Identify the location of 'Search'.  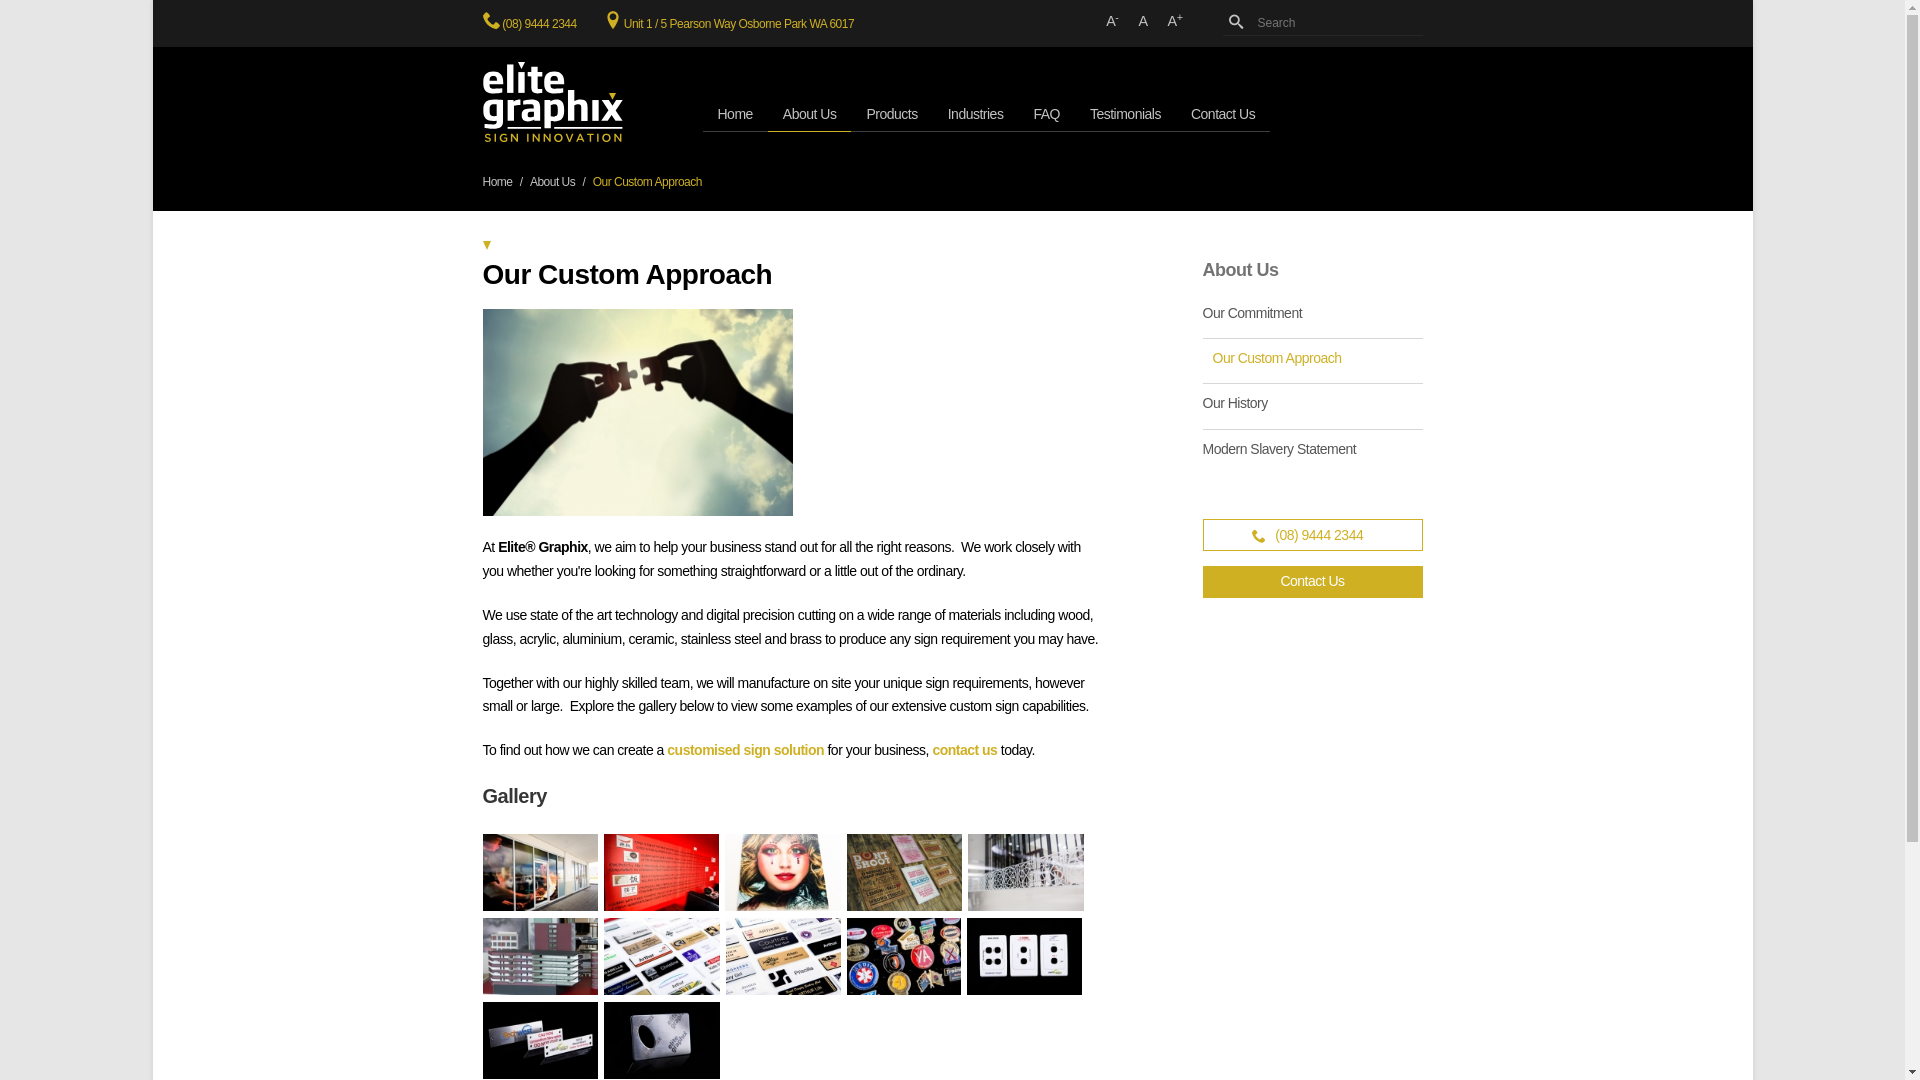
(1321, 23).